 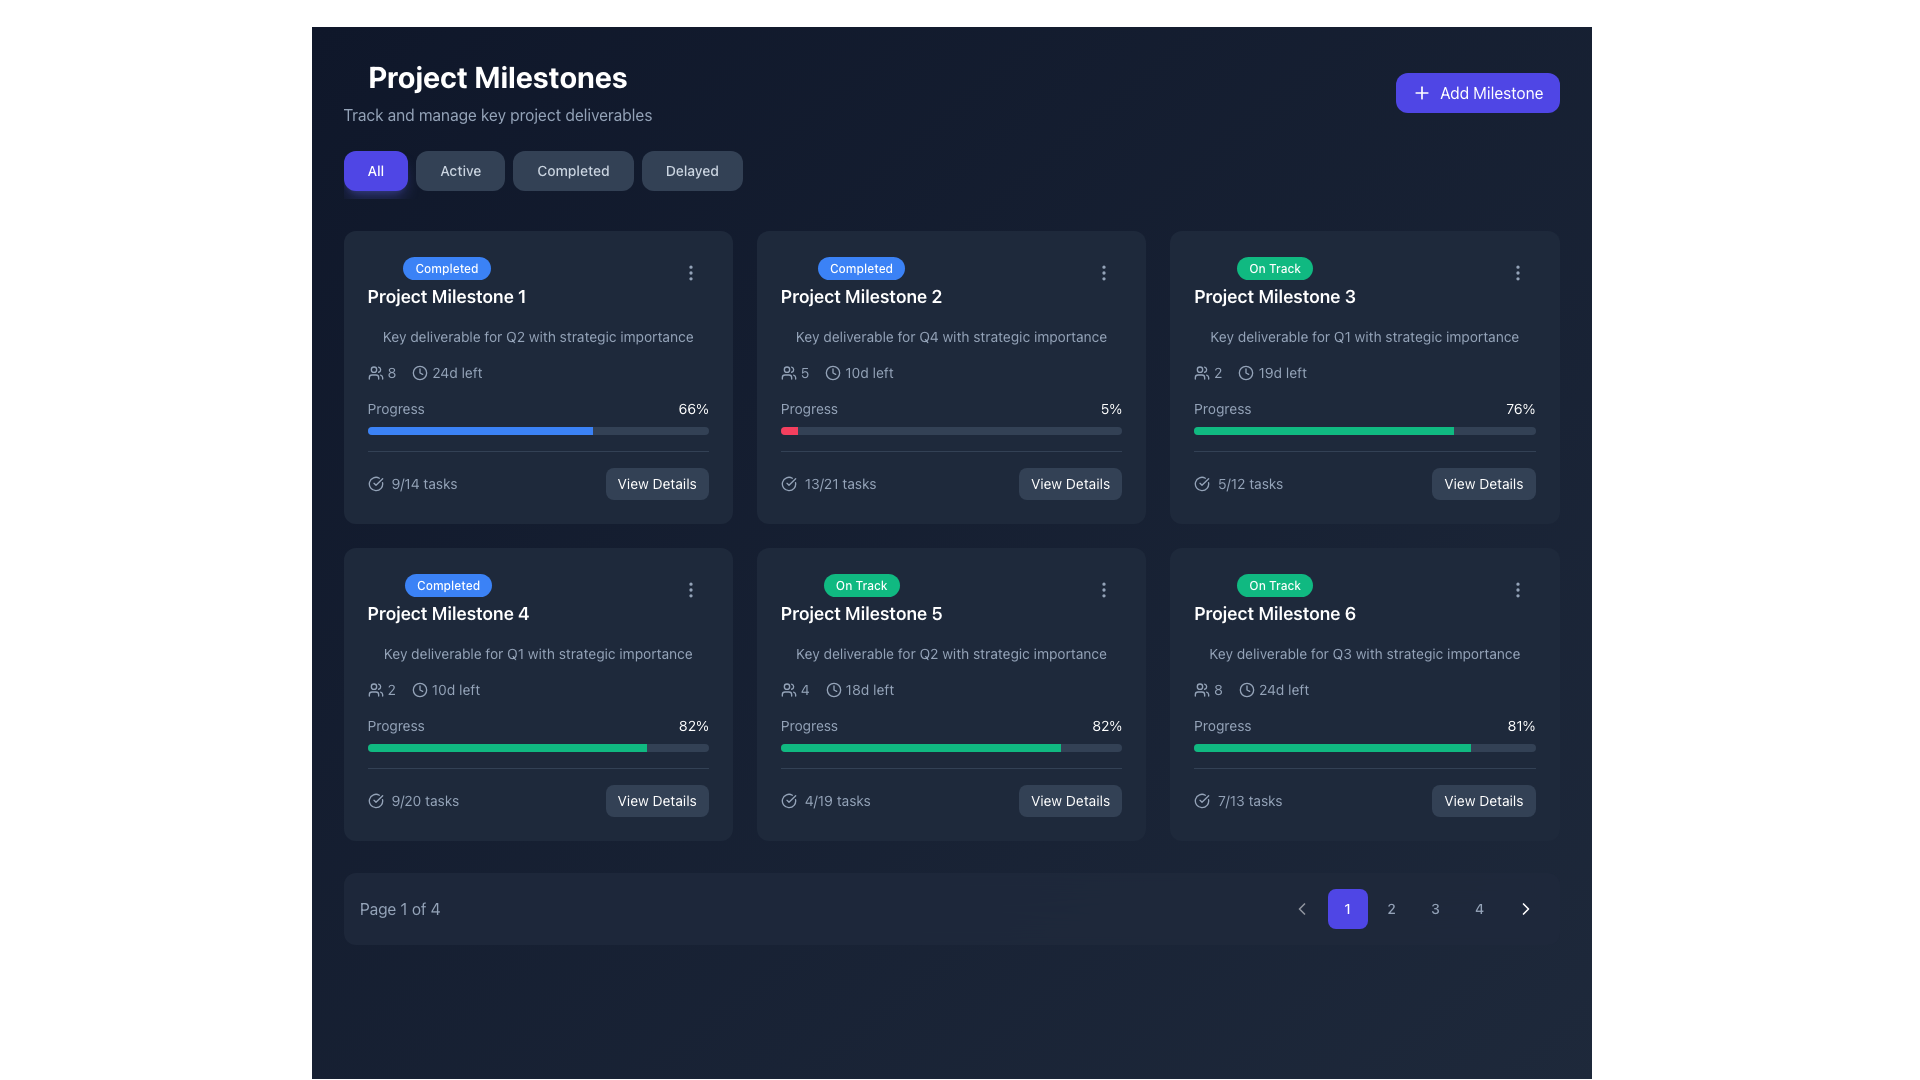 I want to click on the text '9/20 tasks' with the accompanying tick icon, located at the bottom left corner of the card labeled 'Project Milestone 4', so click(x=412, y=800).